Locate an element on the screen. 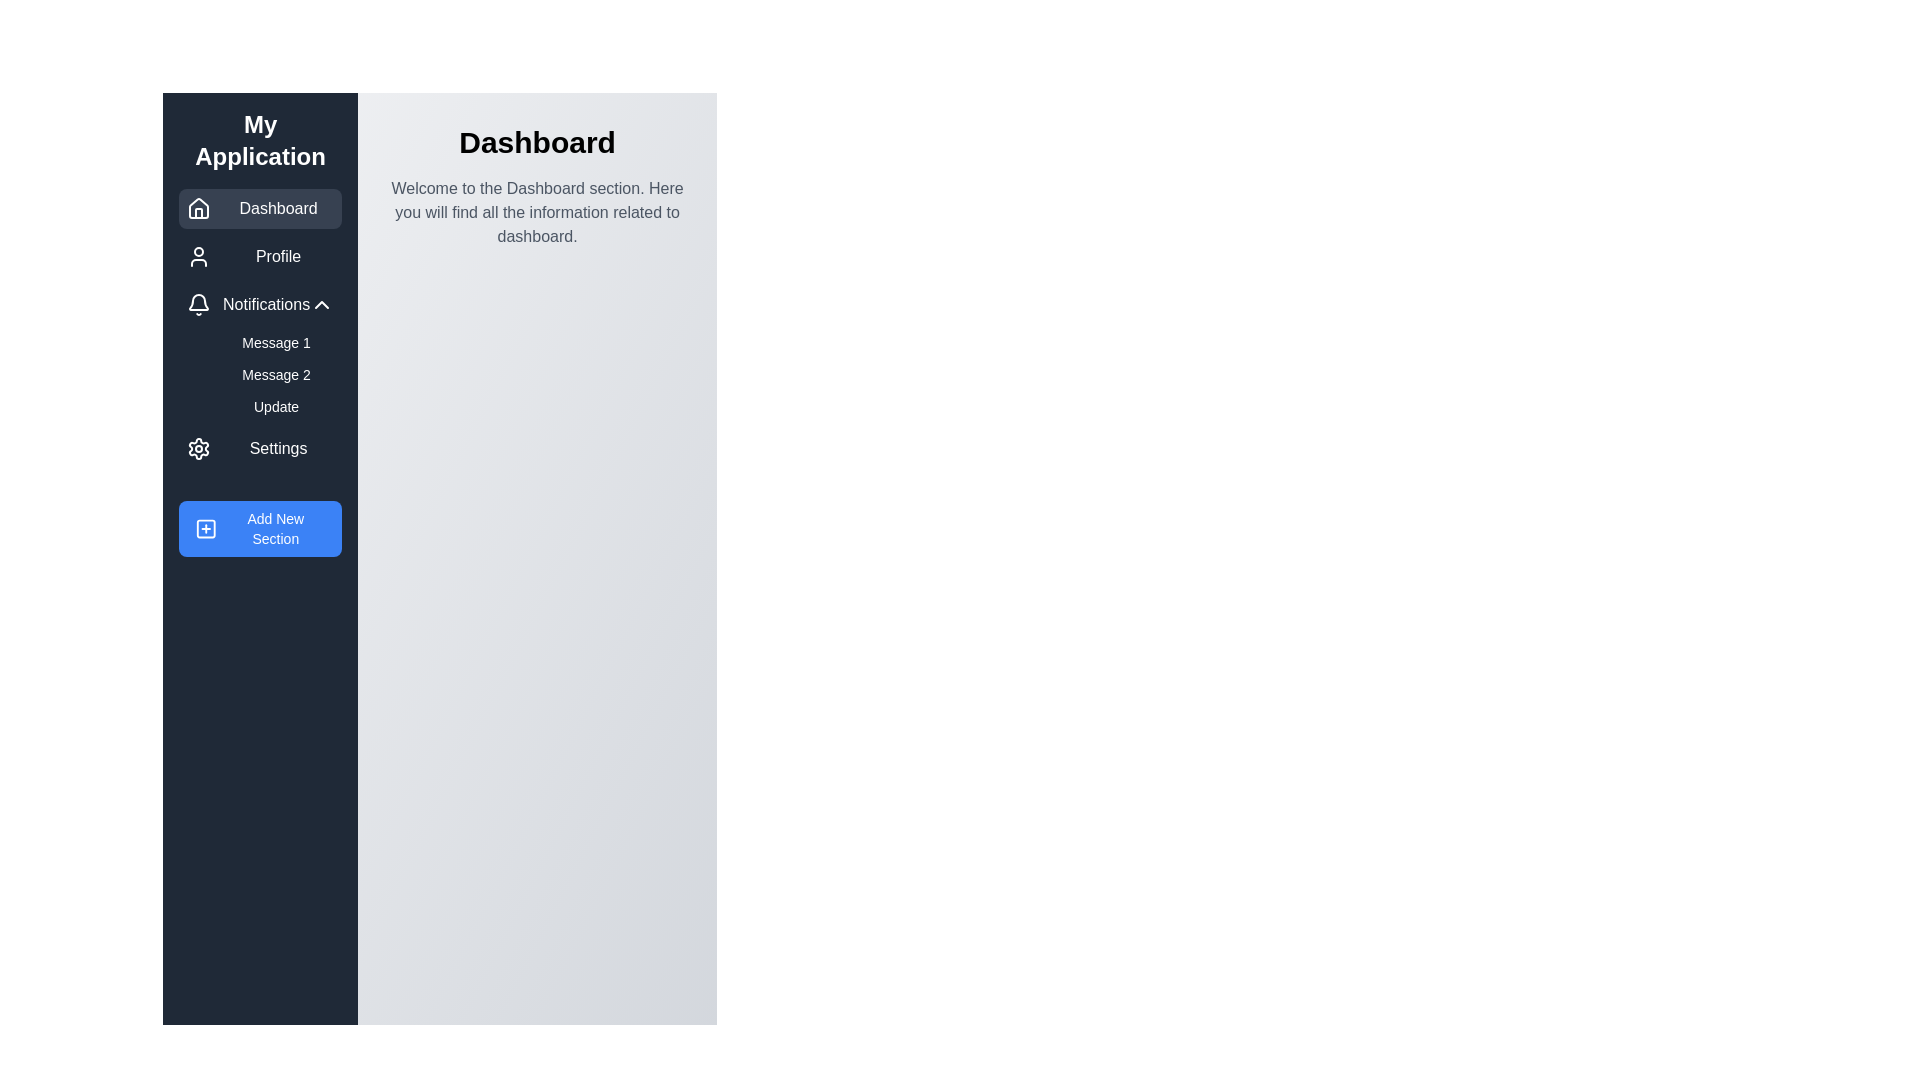 Image resolution: width=1920 pixels, height=1080 pixels. the outer ring of the gear icon within the 'Settings' button located in the vertical navigation bar on the left side is located at coordinates (198, 447).